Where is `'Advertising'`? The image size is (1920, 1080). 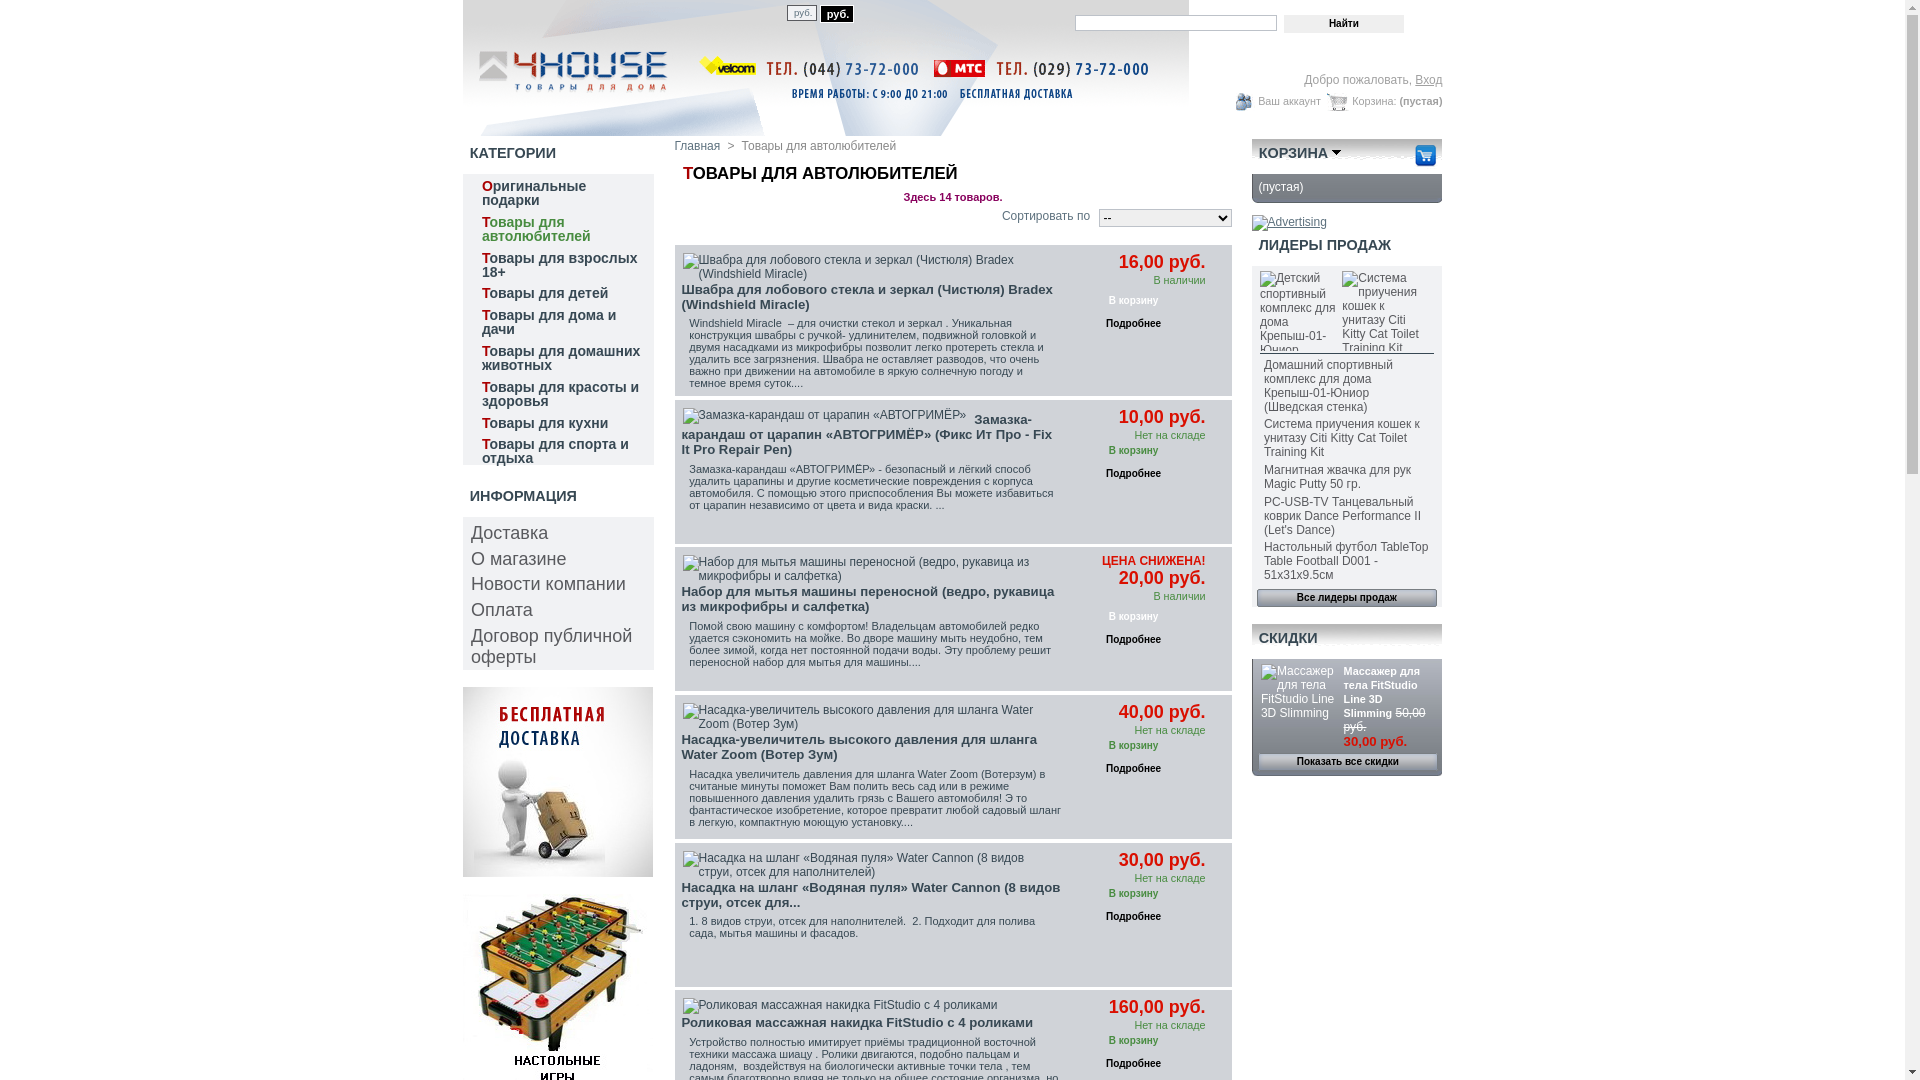
'Advertising' is located at coordinates (1289, 222).